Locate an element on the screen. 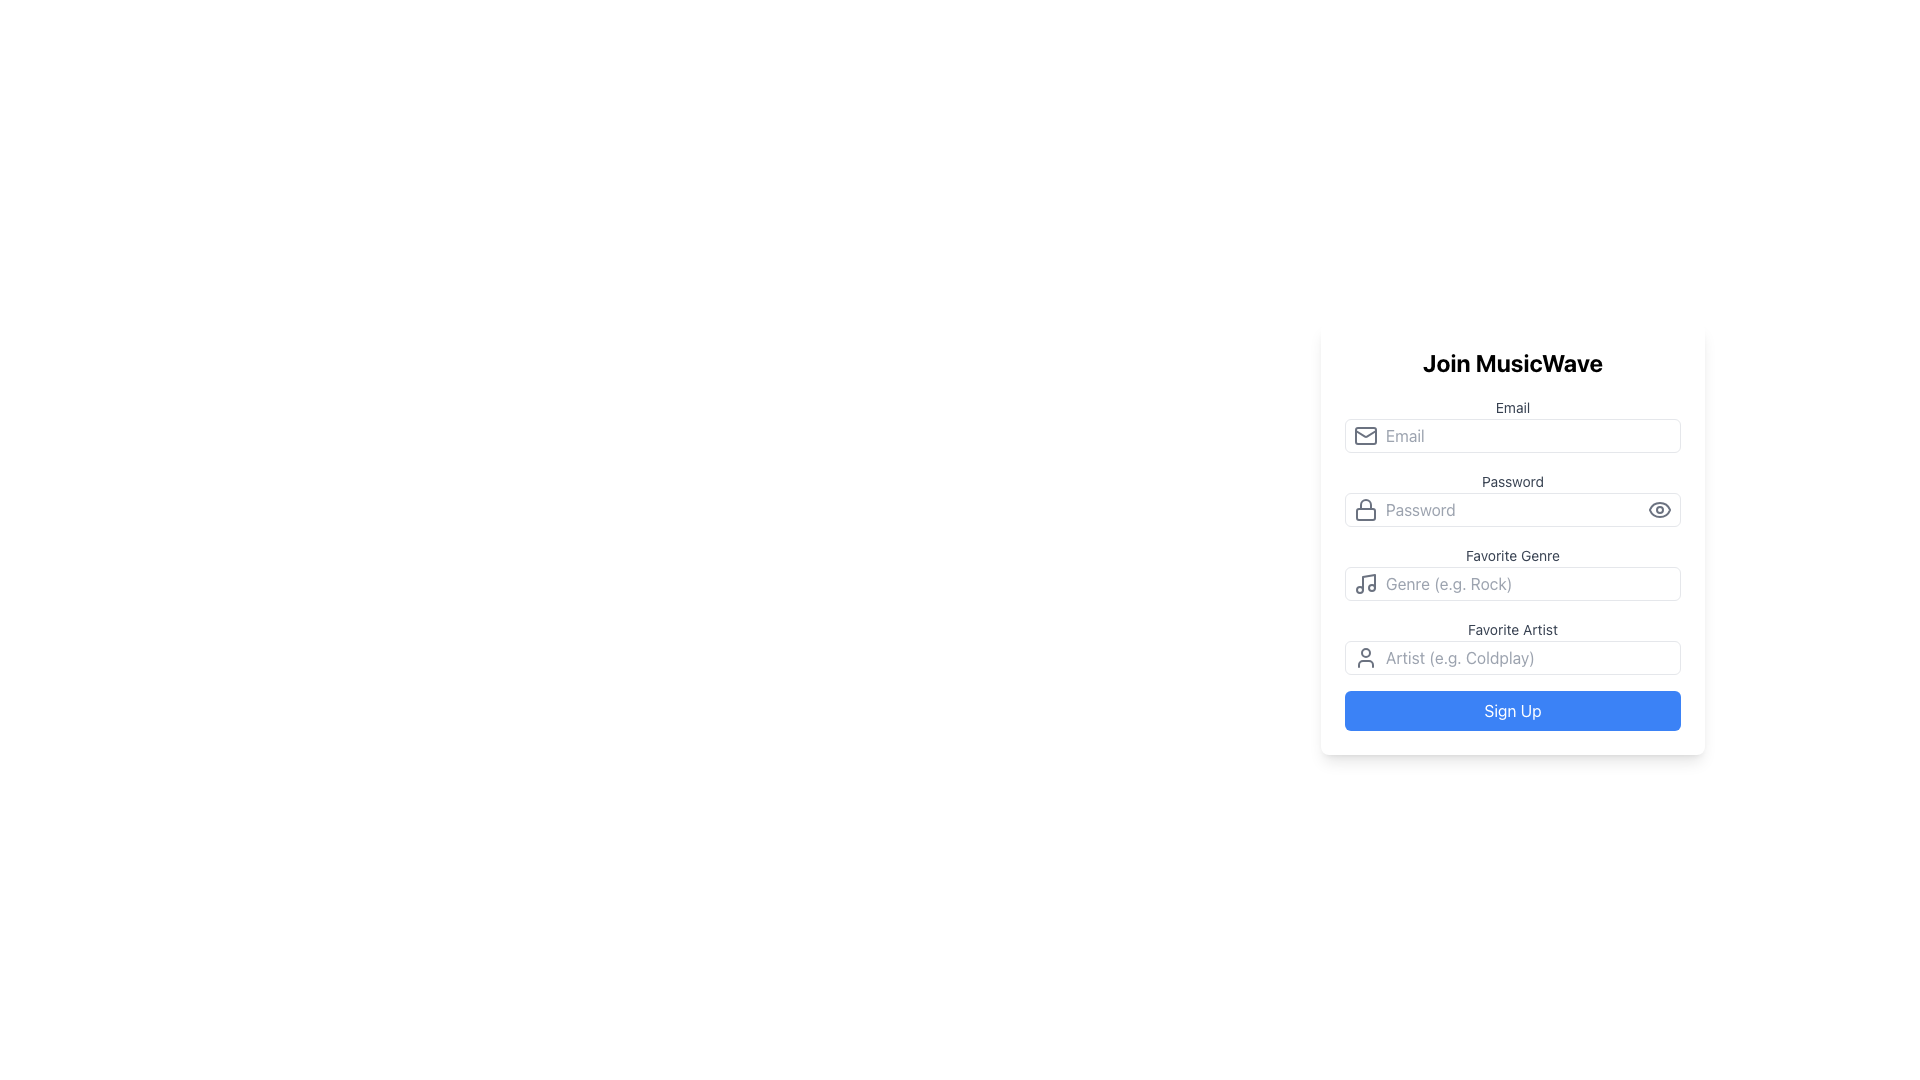  the 'Sign Up' button, which is a wide rectangular button with rounded corners and a vibrant blue background, to change its color is located at coordinates (1512, 709).